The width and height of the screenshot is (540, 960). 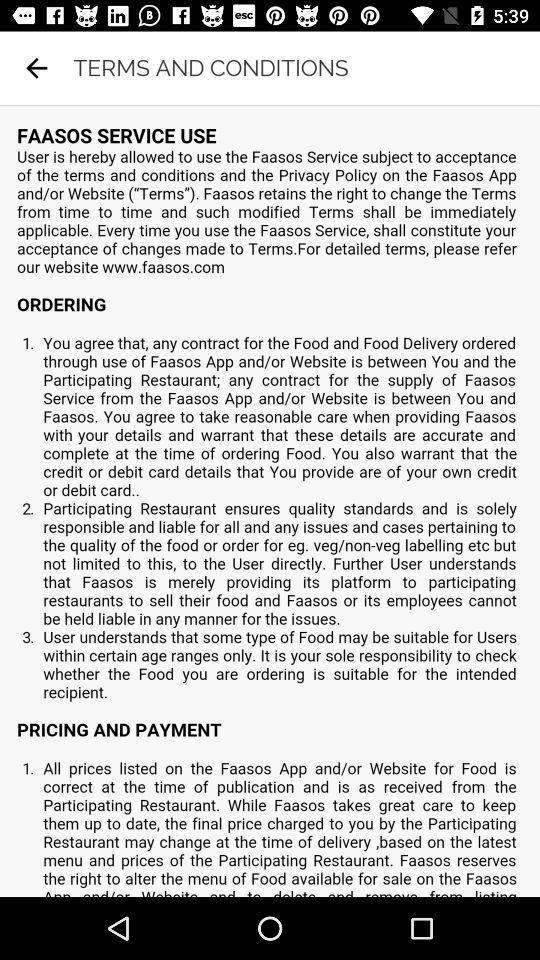 What do you see at coordinates (270, 500) in the screenshot?
I see `color print` at bounding box center [270, 500].